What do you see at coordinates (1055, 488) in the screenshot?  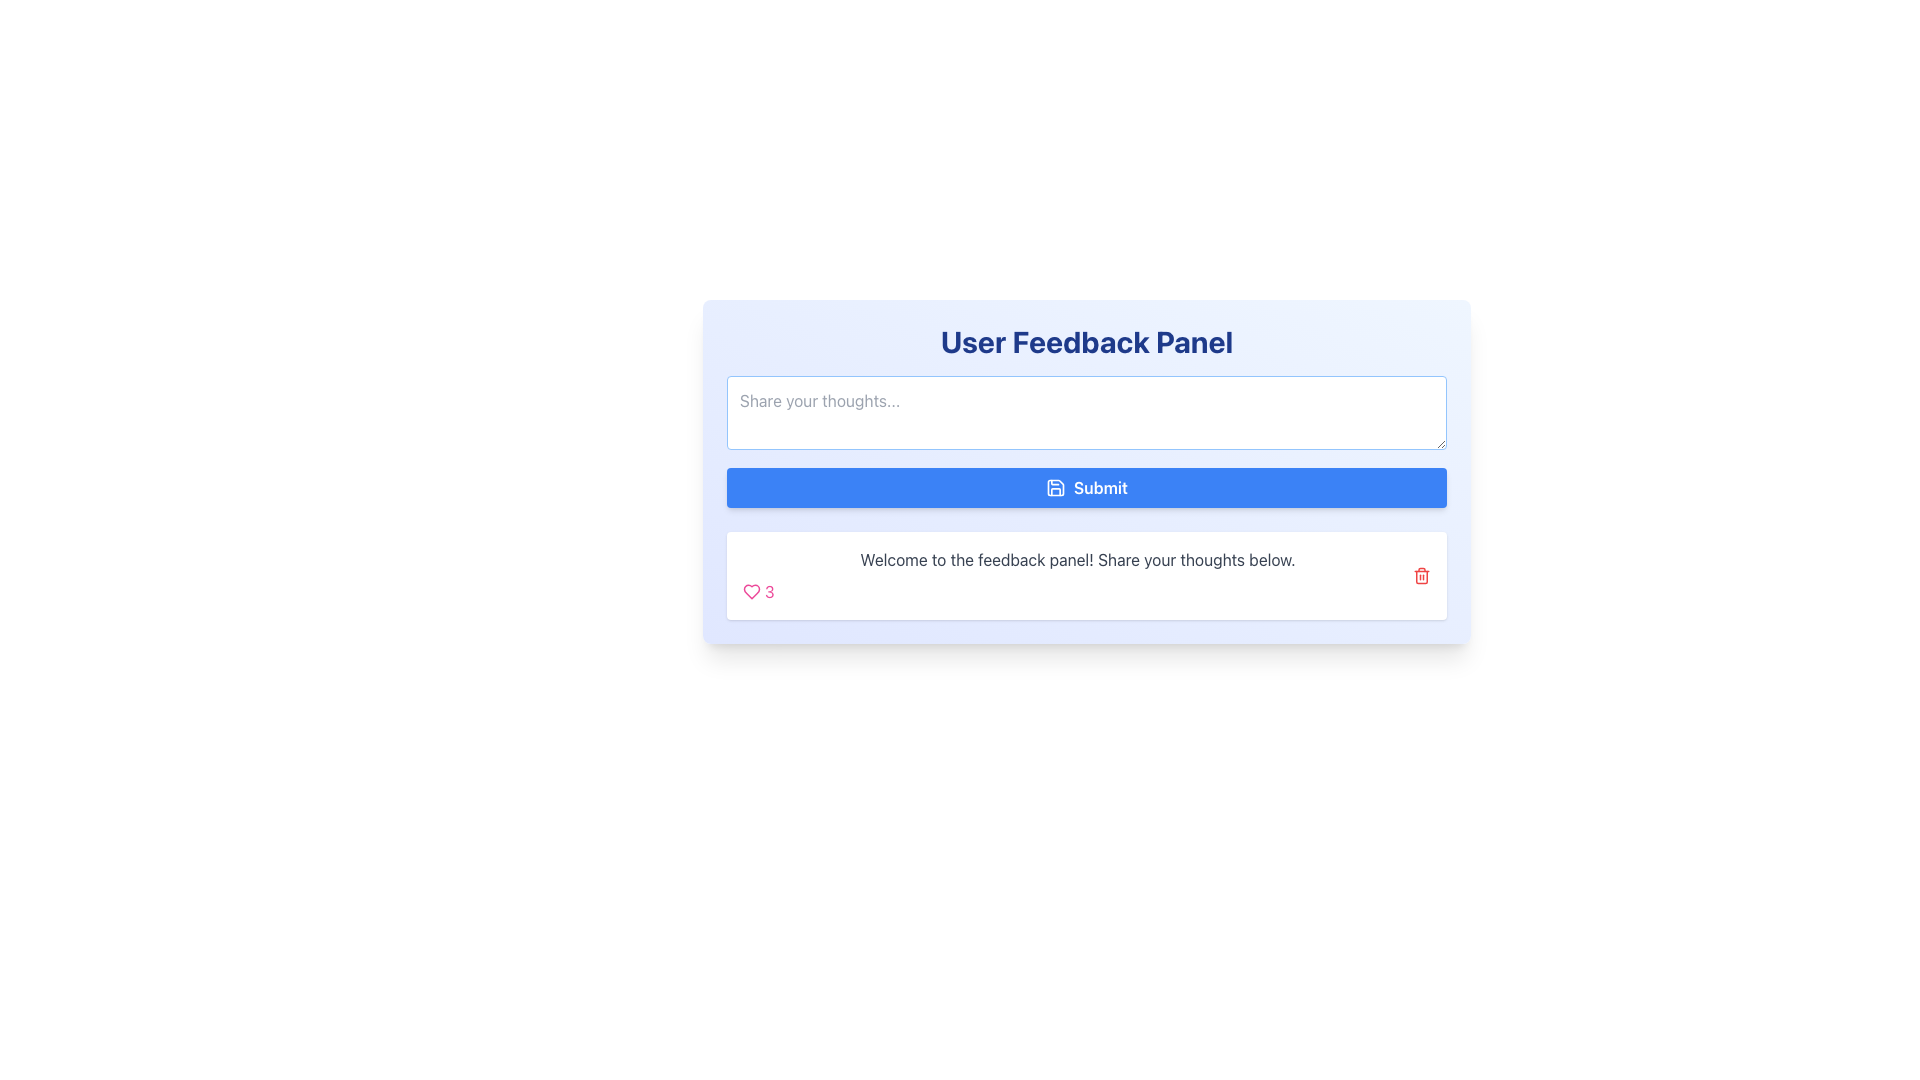 I see `the save button icon, which is a graphical representation of a floppy disk located in the top-right section of the second panel, directly to the left of the word 'Submit'` at bounding box center [1055, 488].